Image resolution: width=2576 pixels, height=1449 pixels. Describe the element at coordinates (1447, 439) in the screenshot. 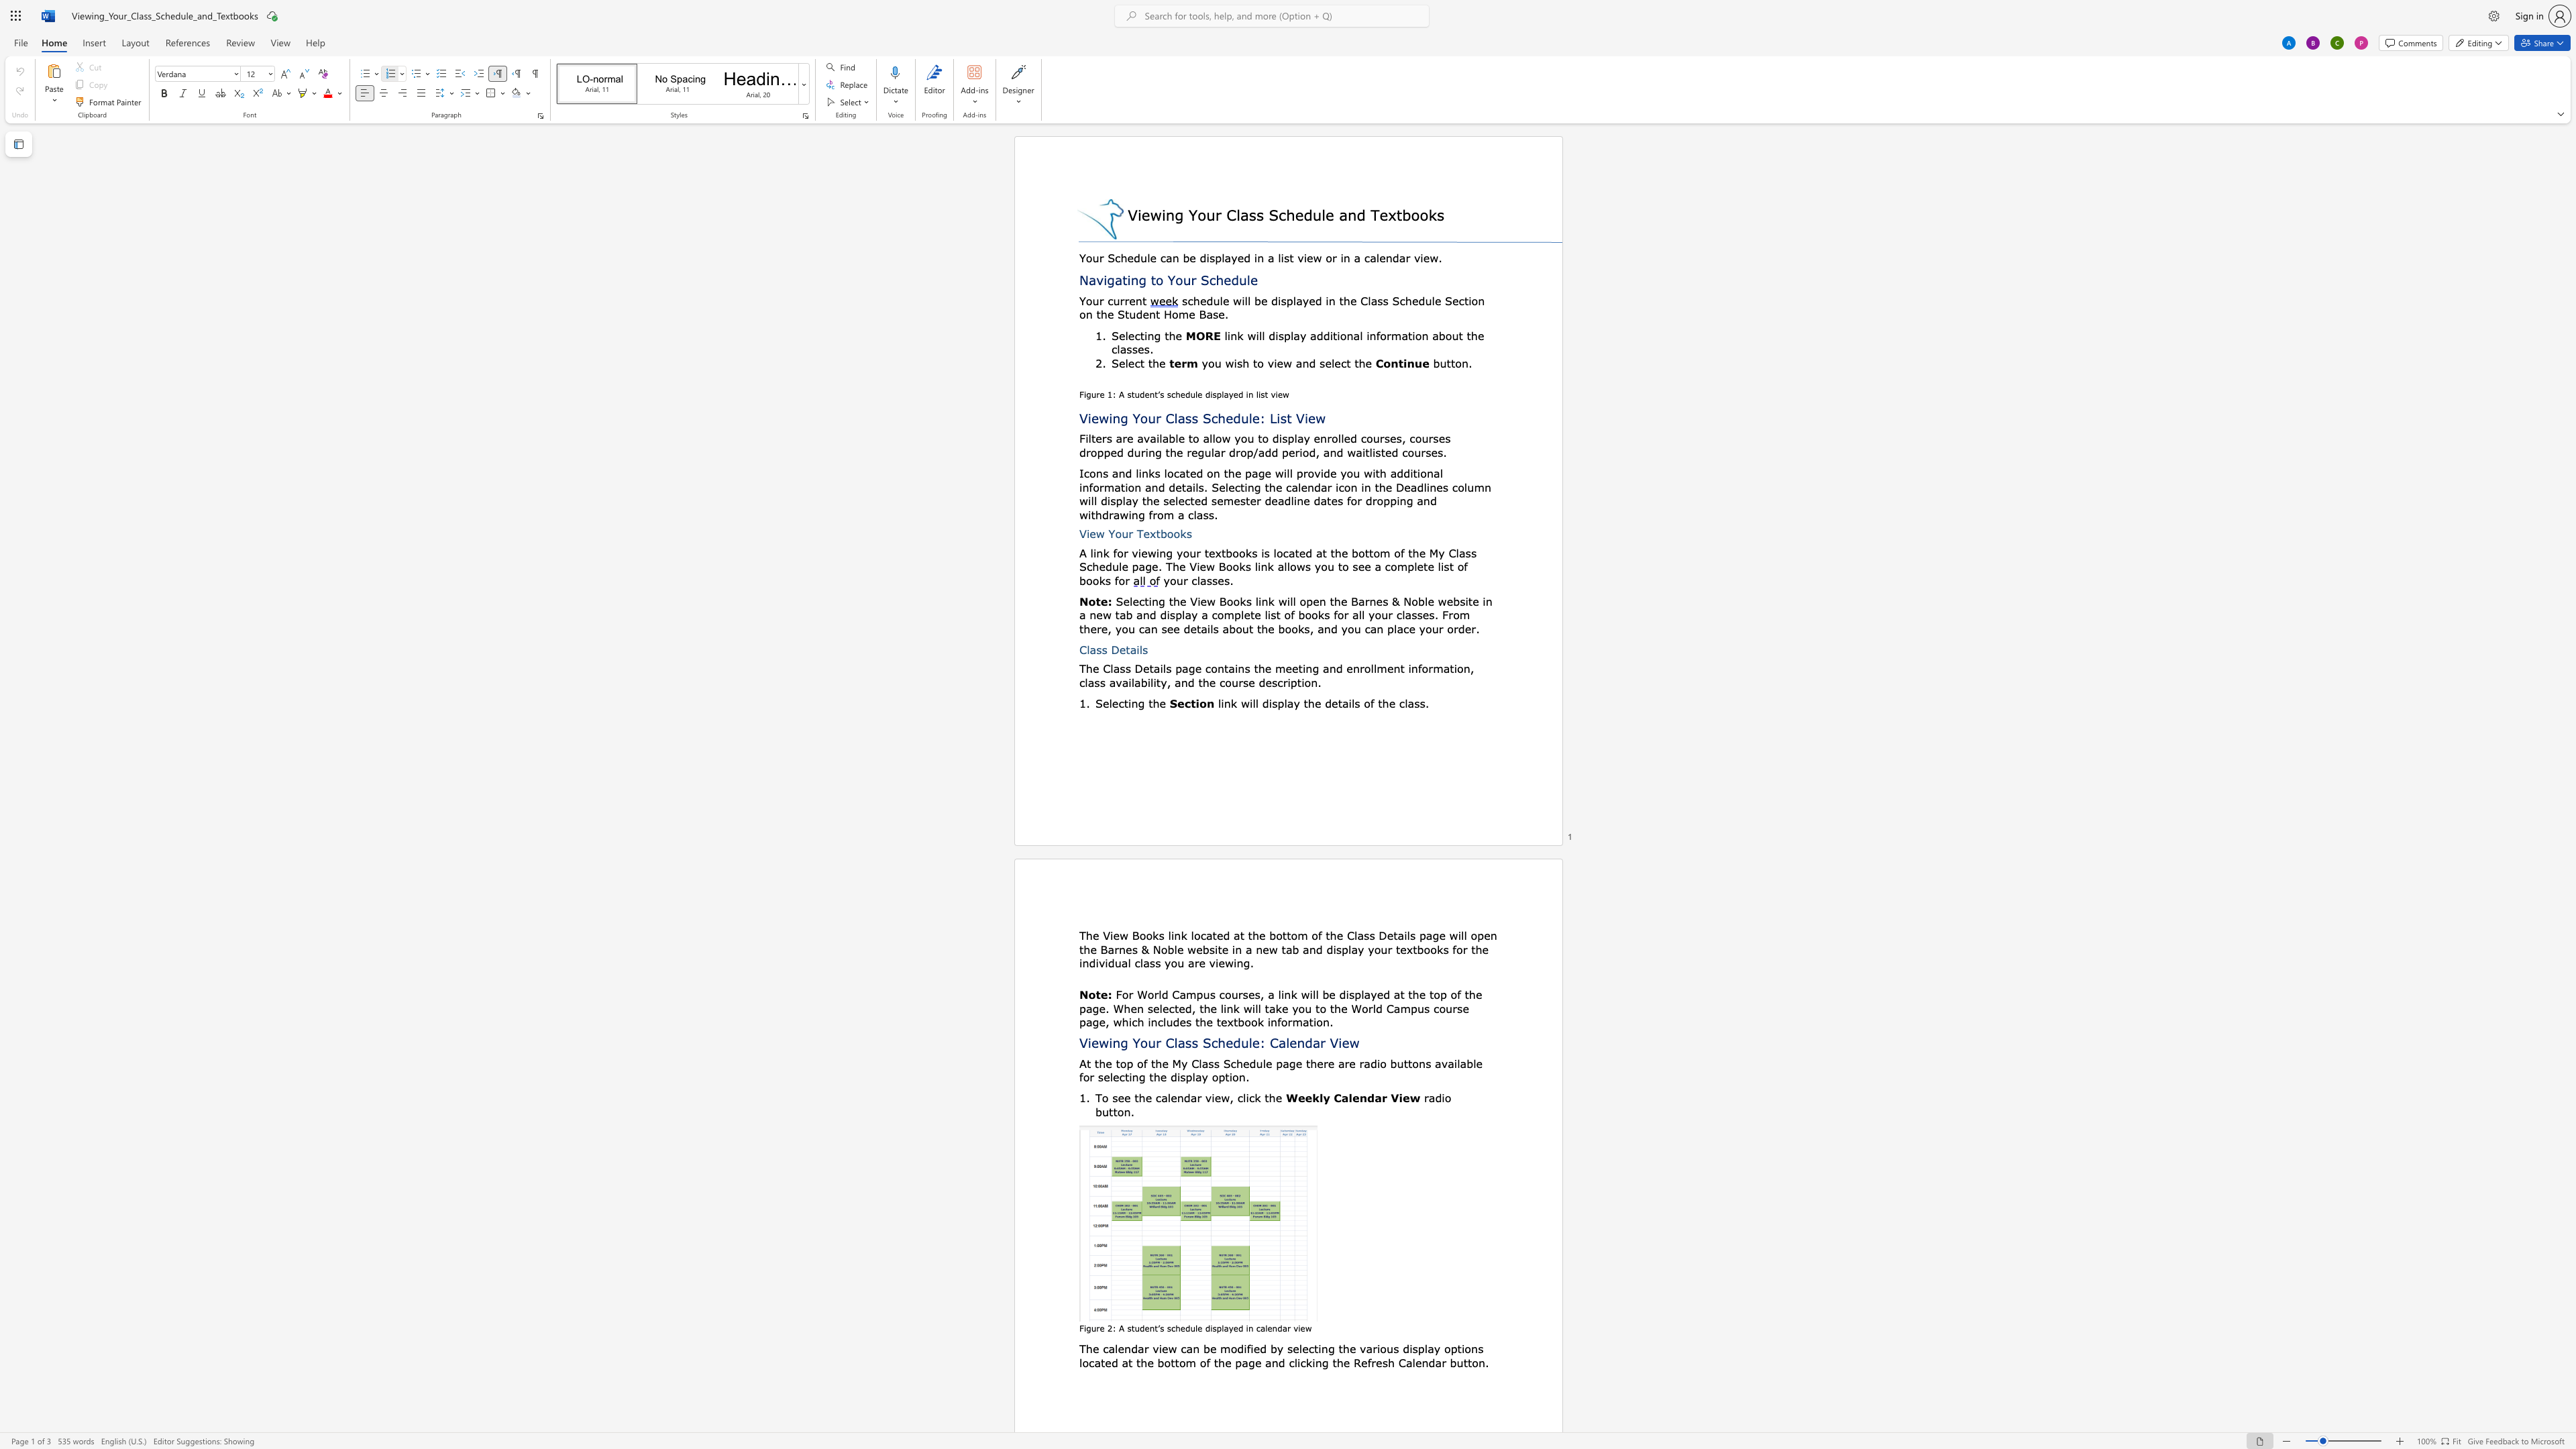

I see `the 6th character "s" in the text` at that location.